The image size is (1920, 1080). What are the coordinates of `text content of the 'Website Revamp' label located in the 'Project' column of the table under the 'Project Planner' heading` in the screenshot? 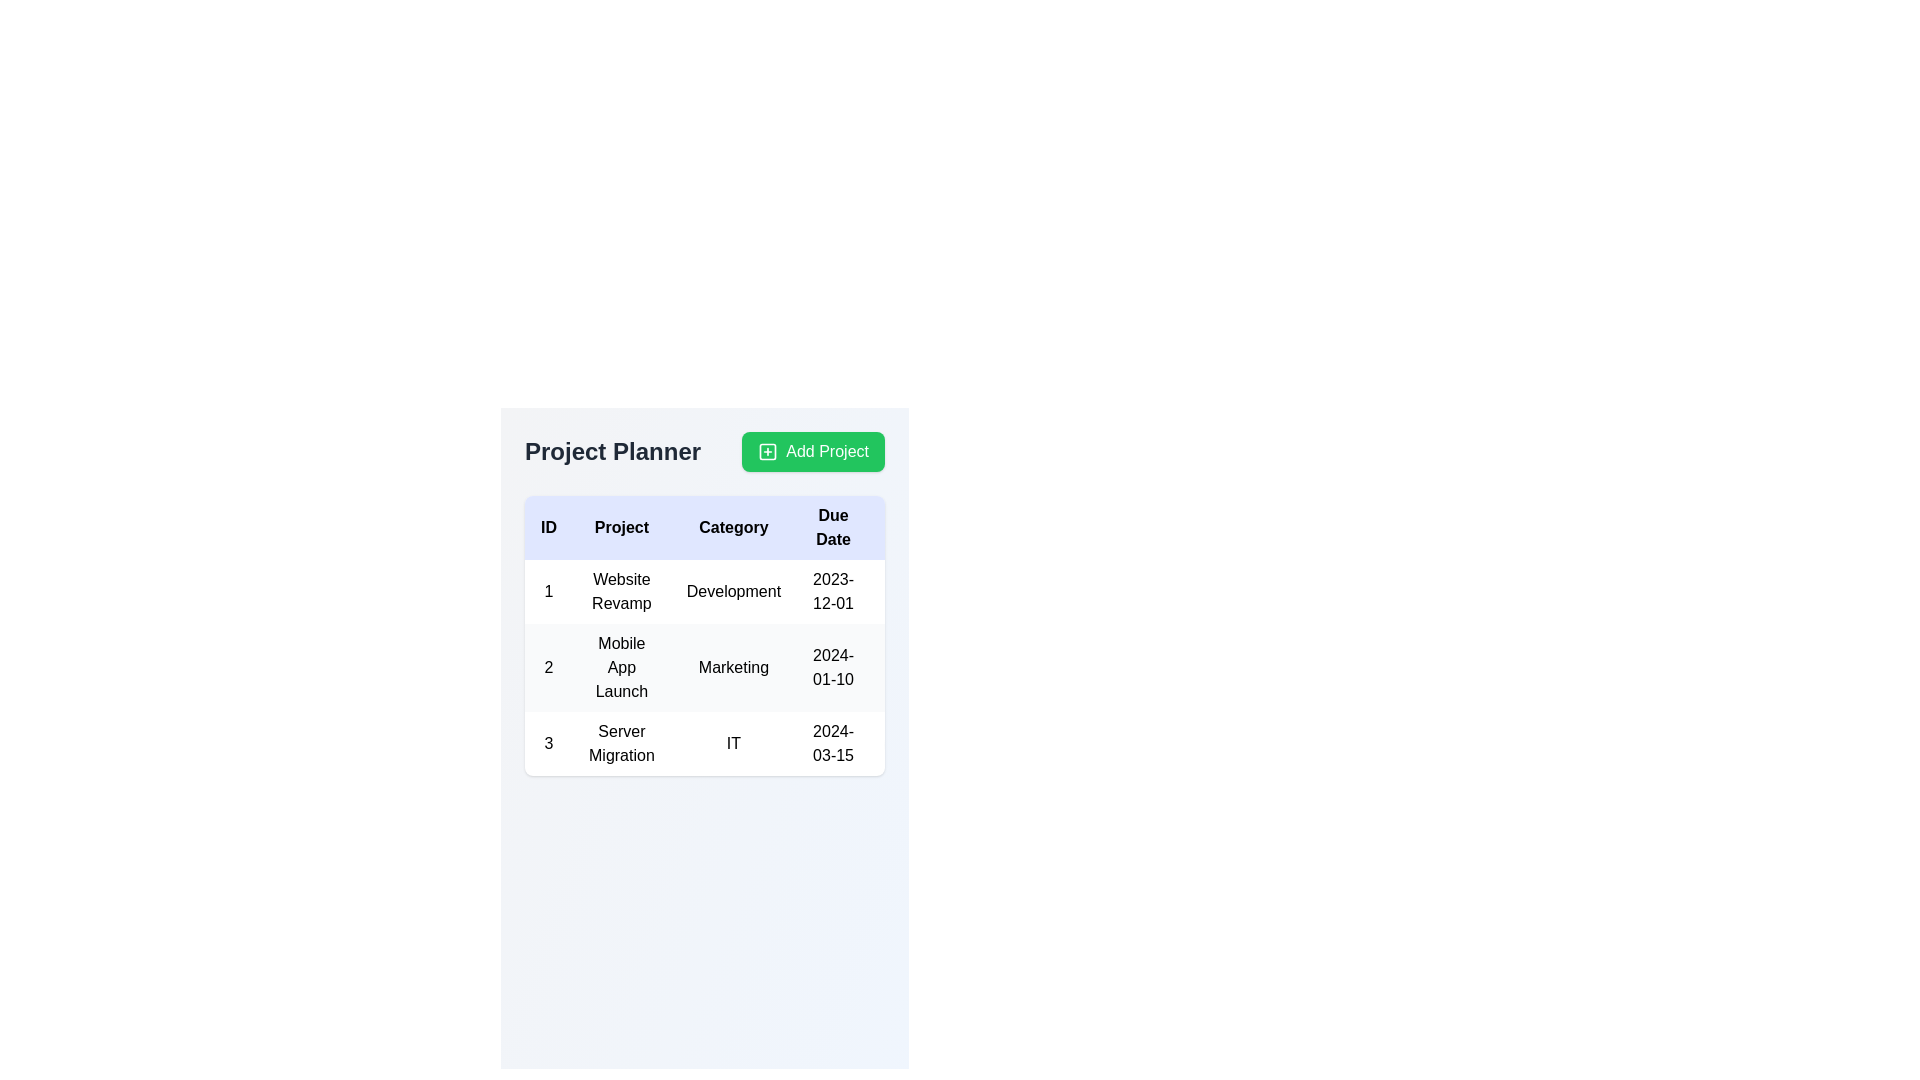 It's located at (620, 590).